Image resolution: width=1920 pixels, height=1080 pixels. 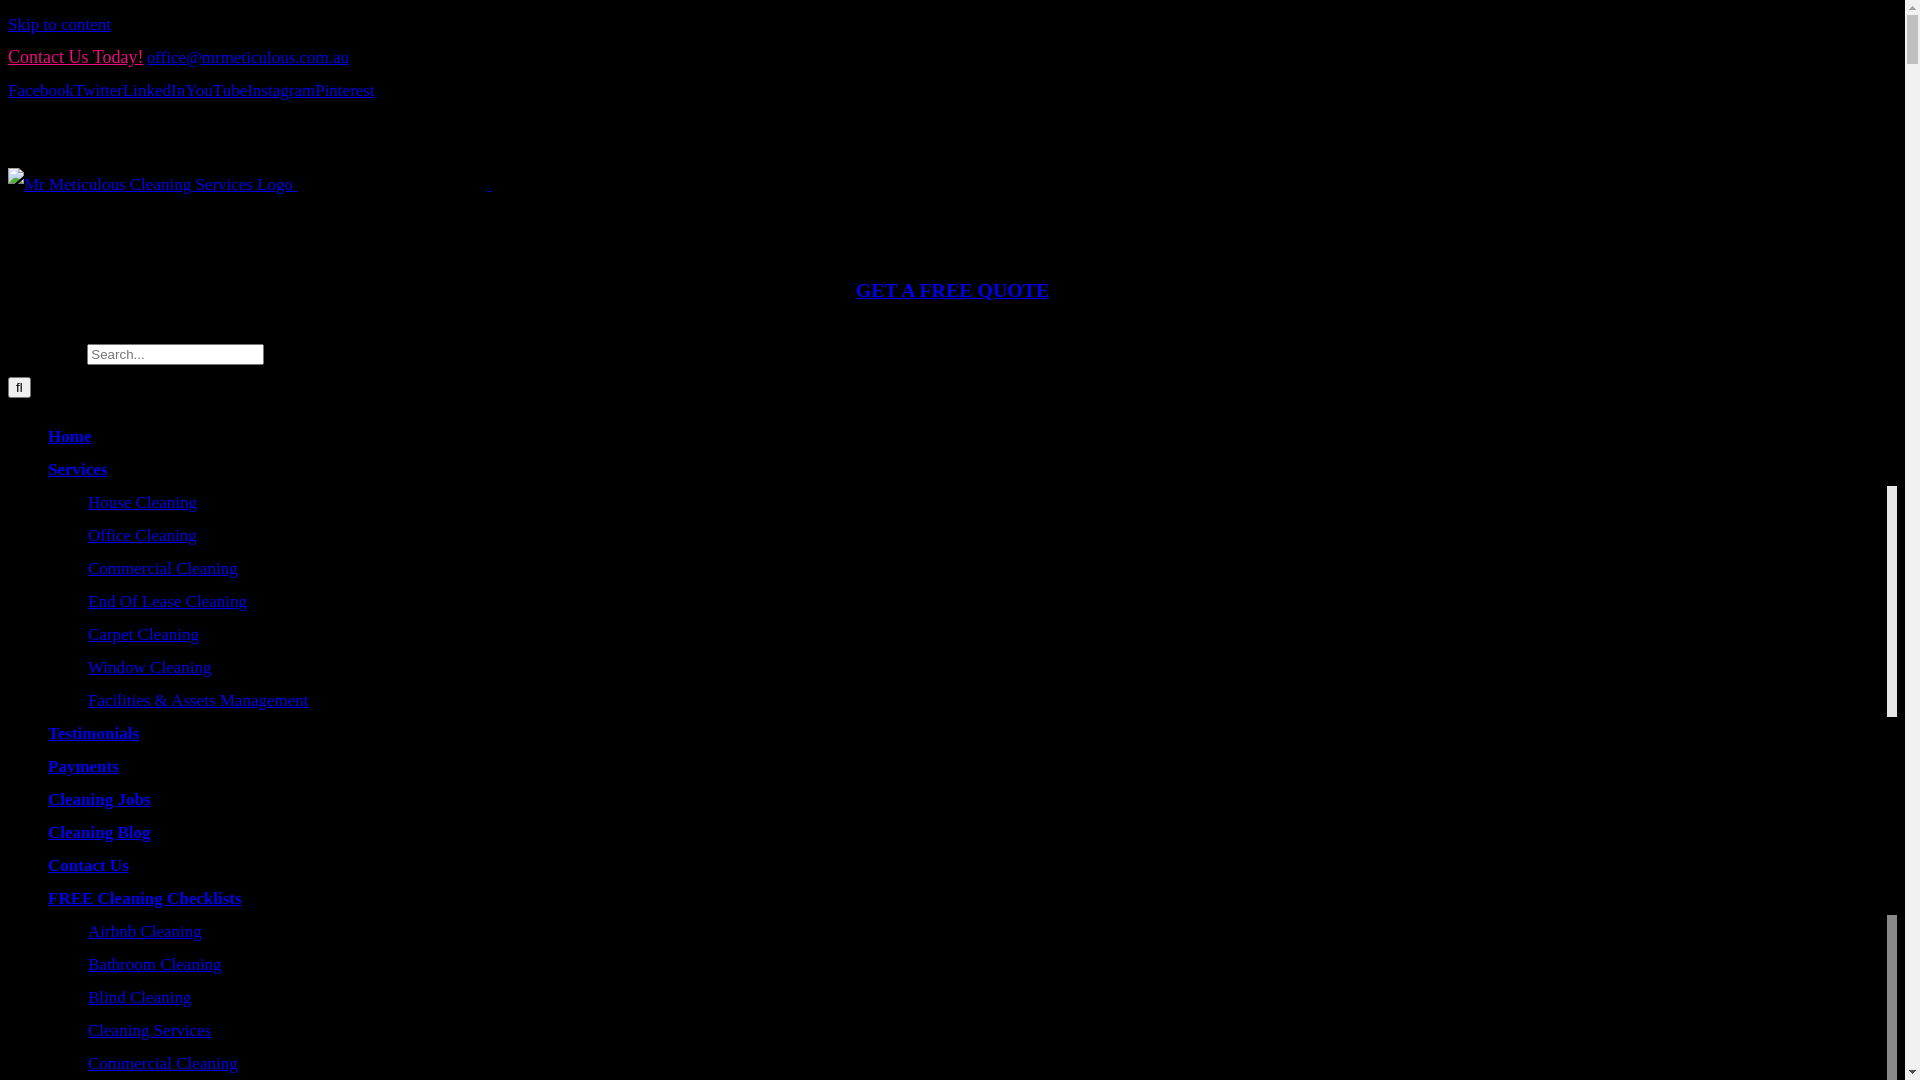 I want to click on 'Bathroom Cleaning', so click(x=153, y=963).